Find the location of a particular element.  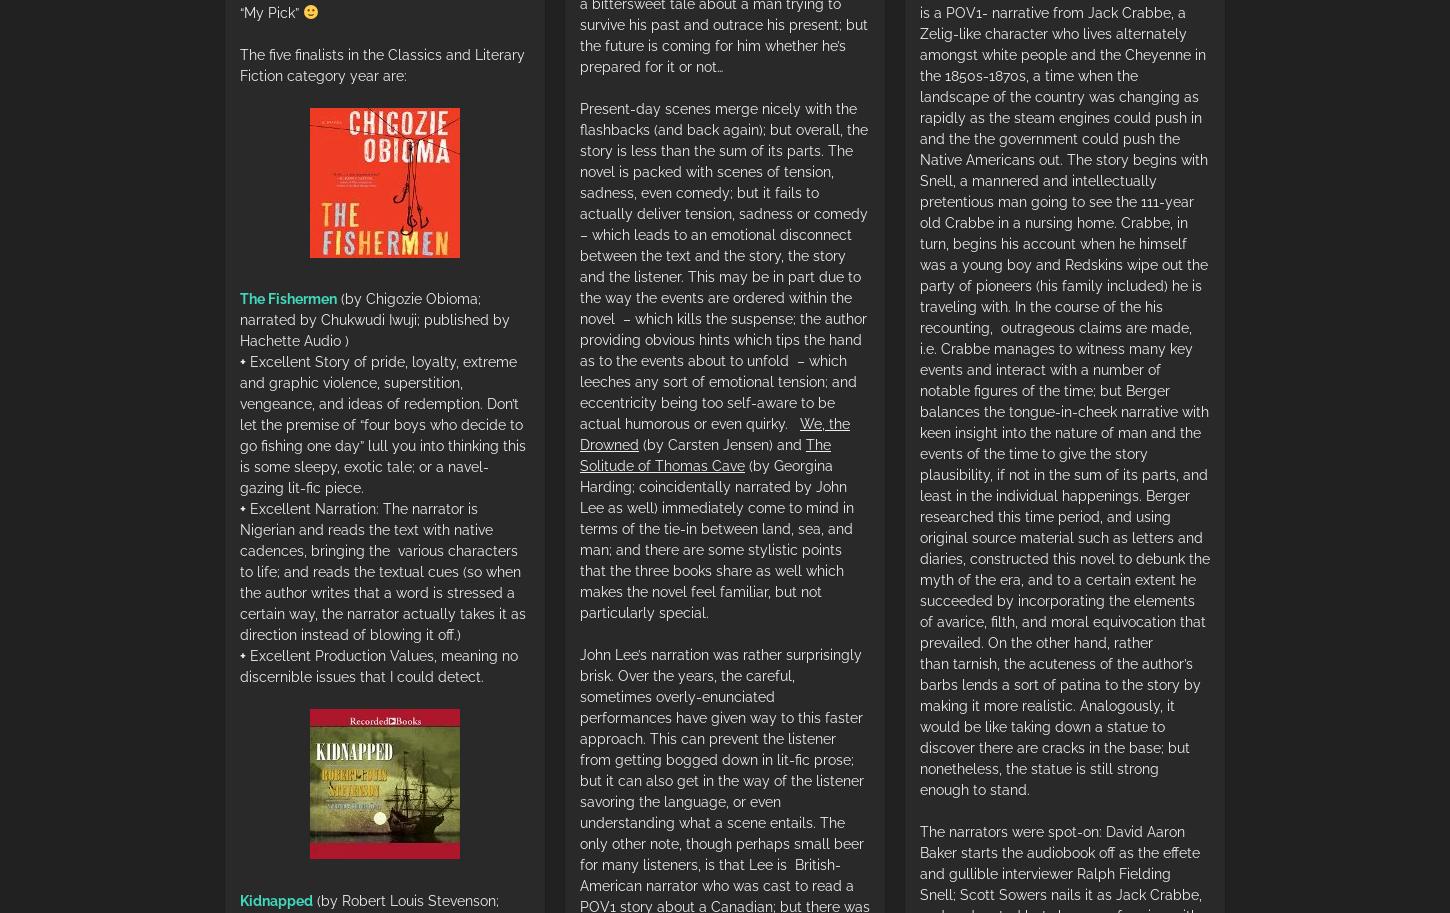

'We, the Drowned' is located at coordinates (580, 433).